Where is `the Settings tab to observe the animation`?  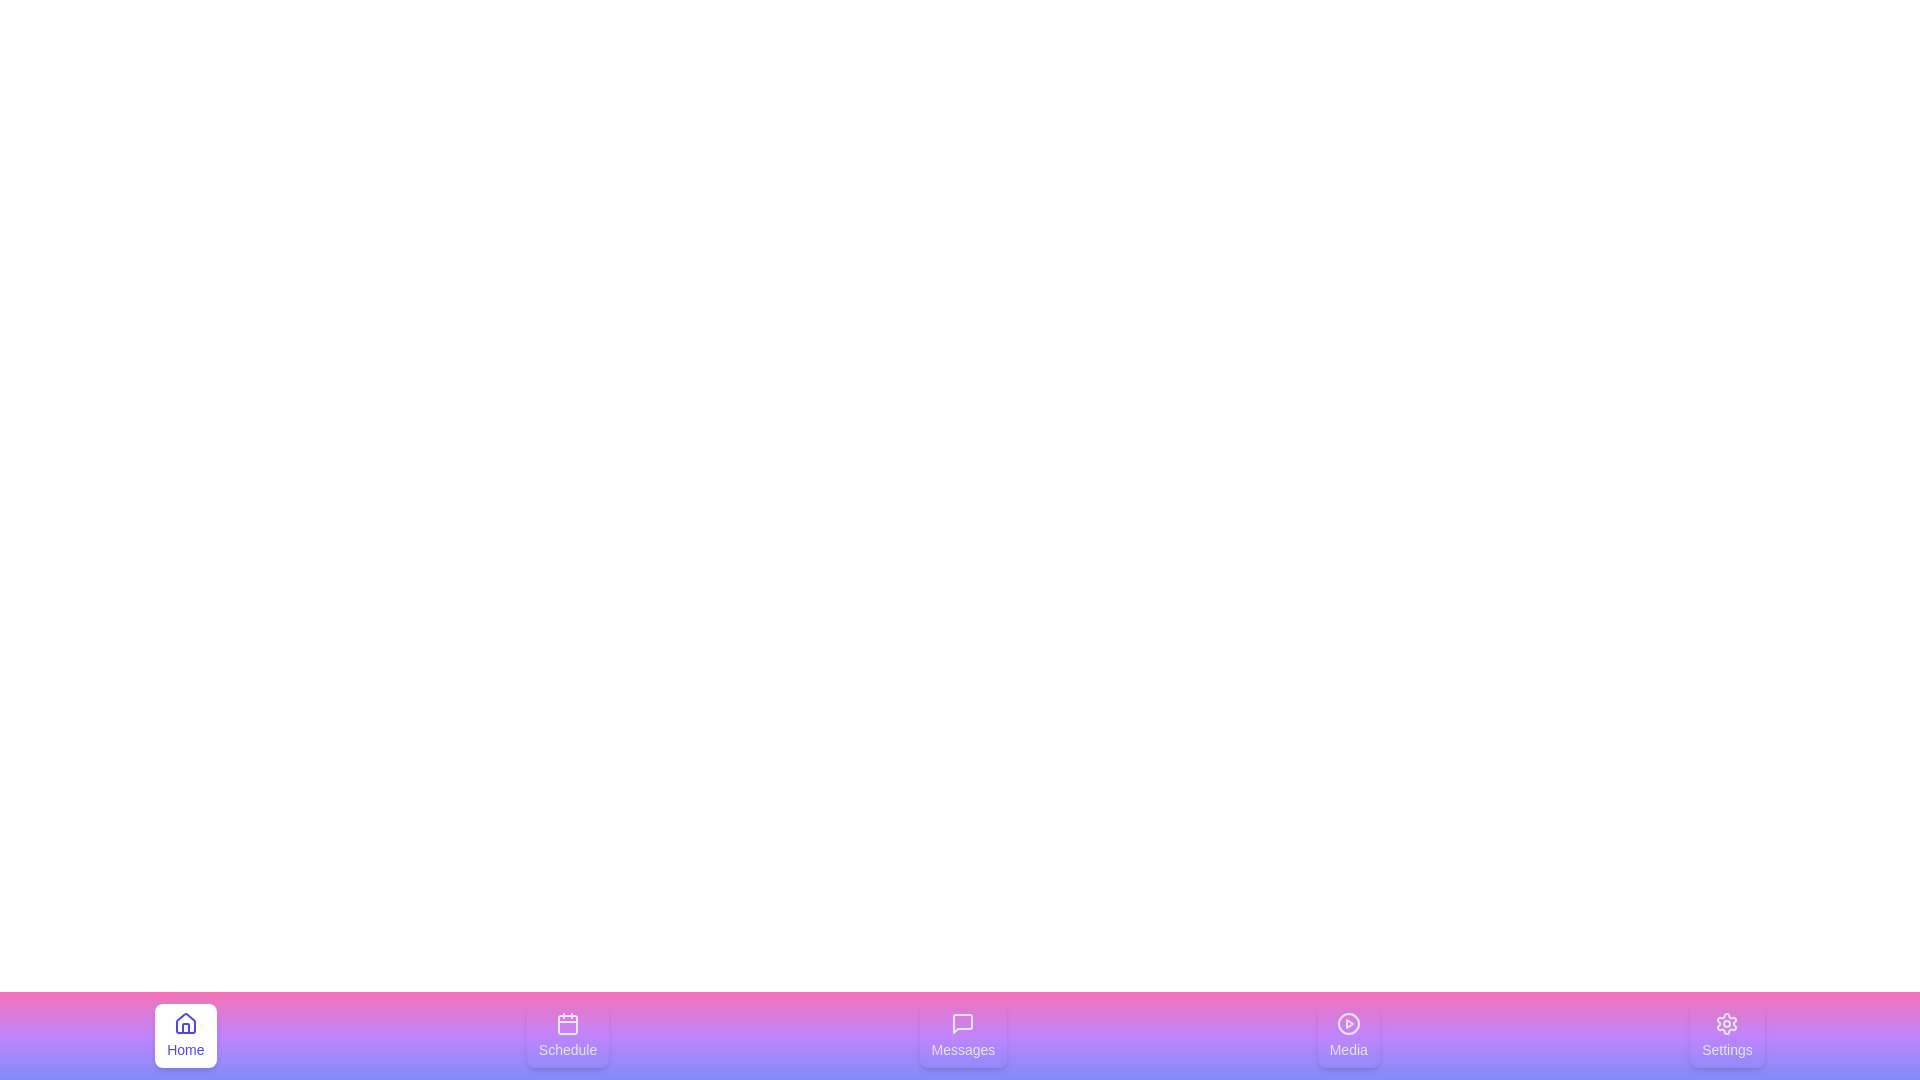
the Settings tab to observe the animation is located at coordinates (1726, 1035).